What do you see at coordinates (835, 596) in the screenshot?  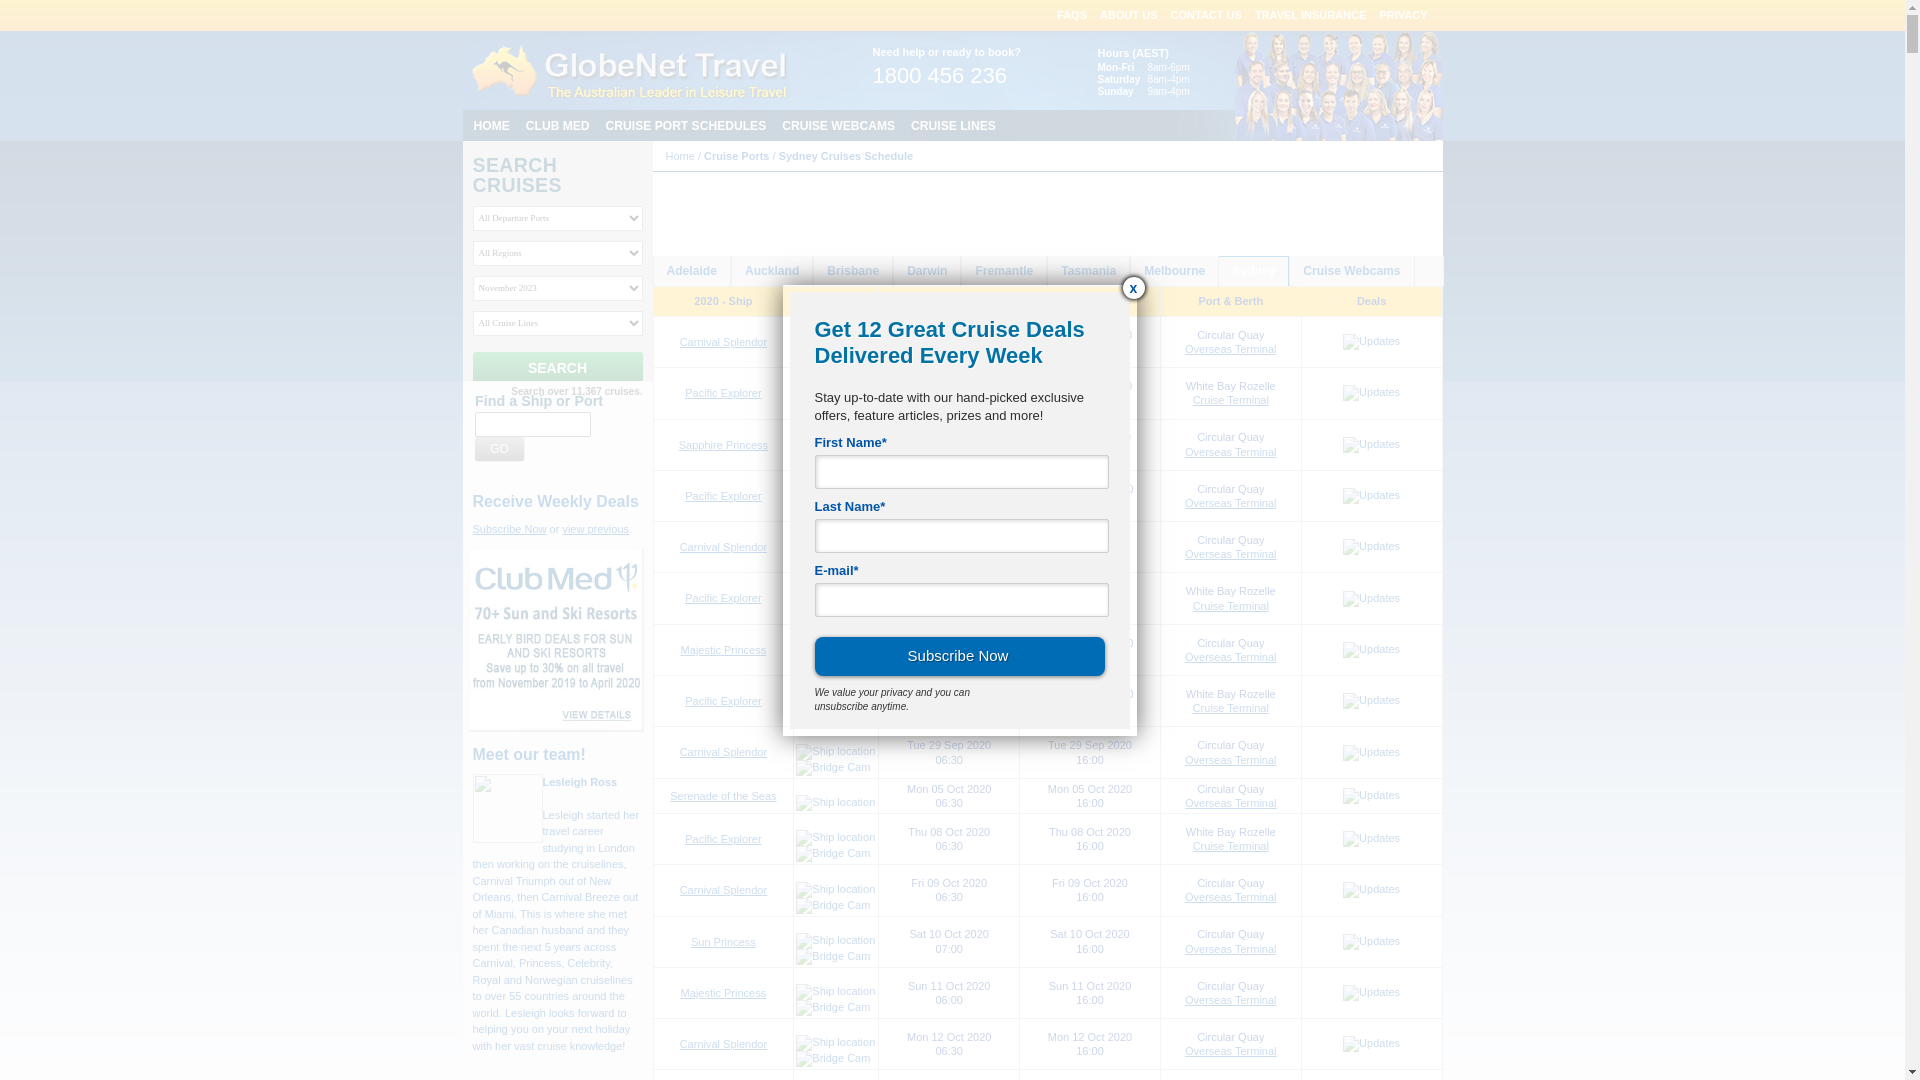 I see `'Ship location'` at bounding box center [835, 596].